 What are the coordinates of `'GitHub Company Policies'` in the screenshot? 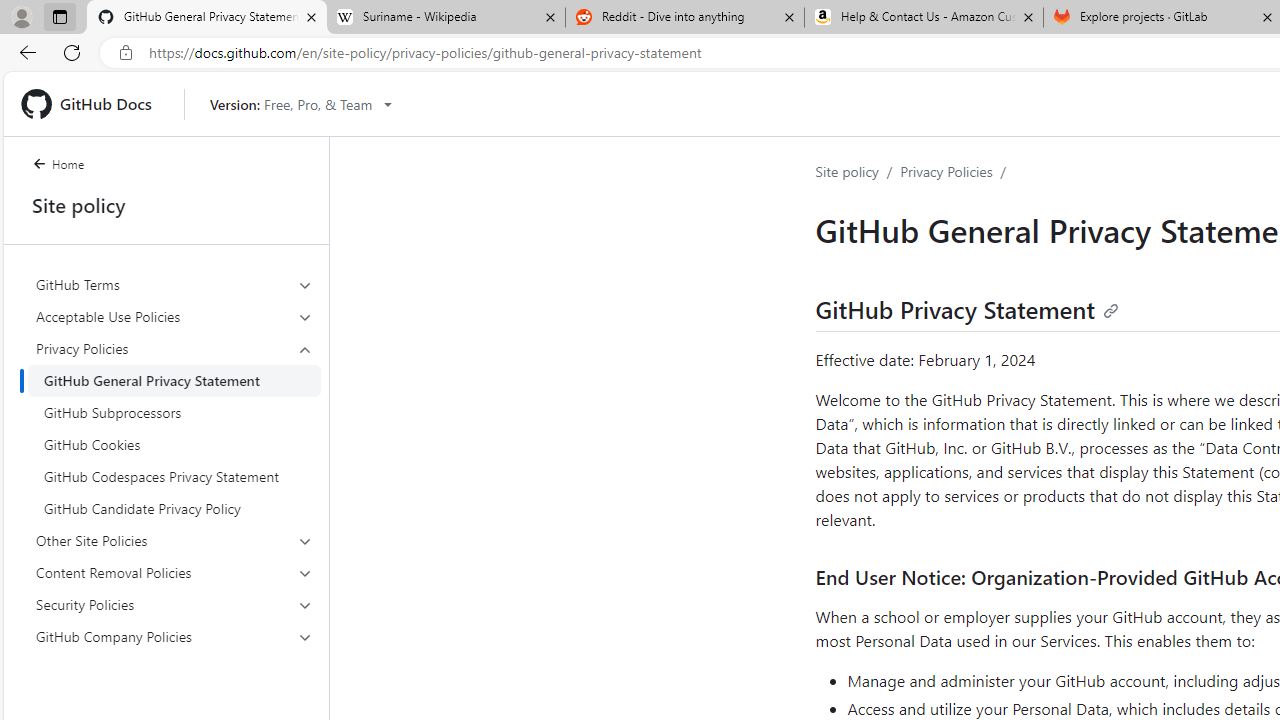 It's located at (174, 636).